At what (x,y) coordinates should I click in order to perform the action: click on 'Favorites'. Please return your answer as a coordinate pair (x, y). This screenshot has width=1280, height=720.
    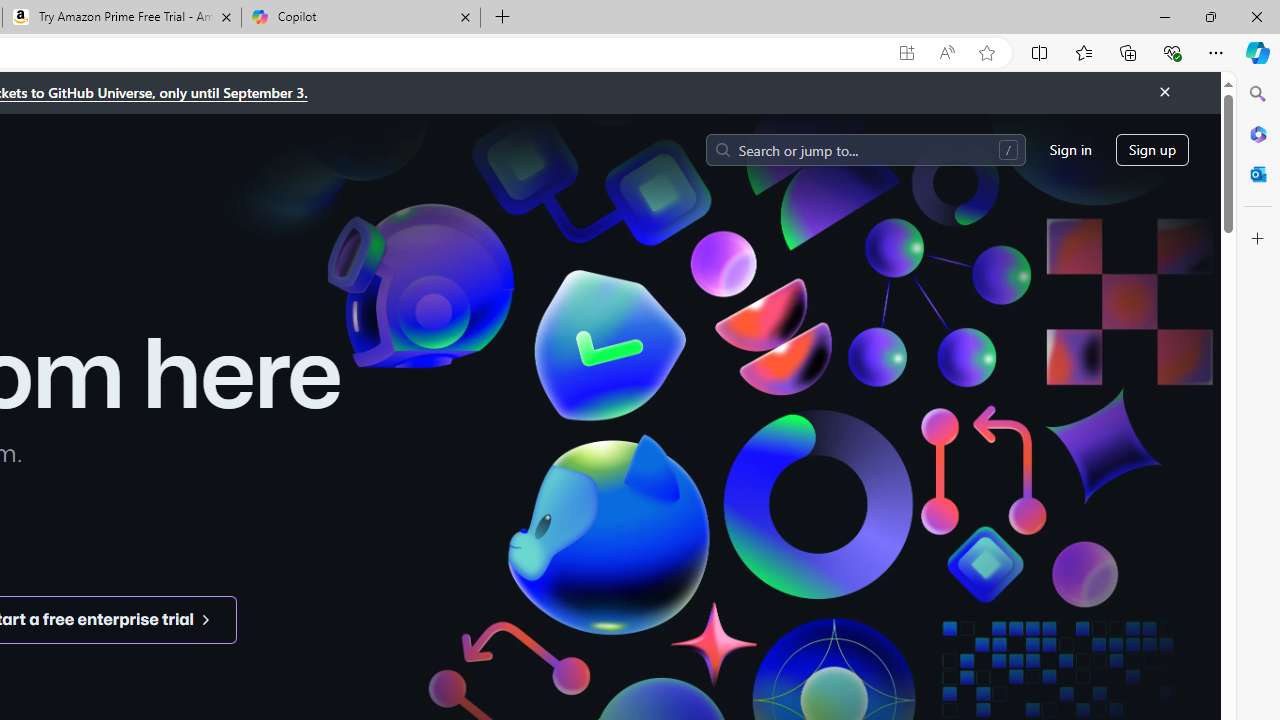
    Looking at the image, I should click on (1082, 51).